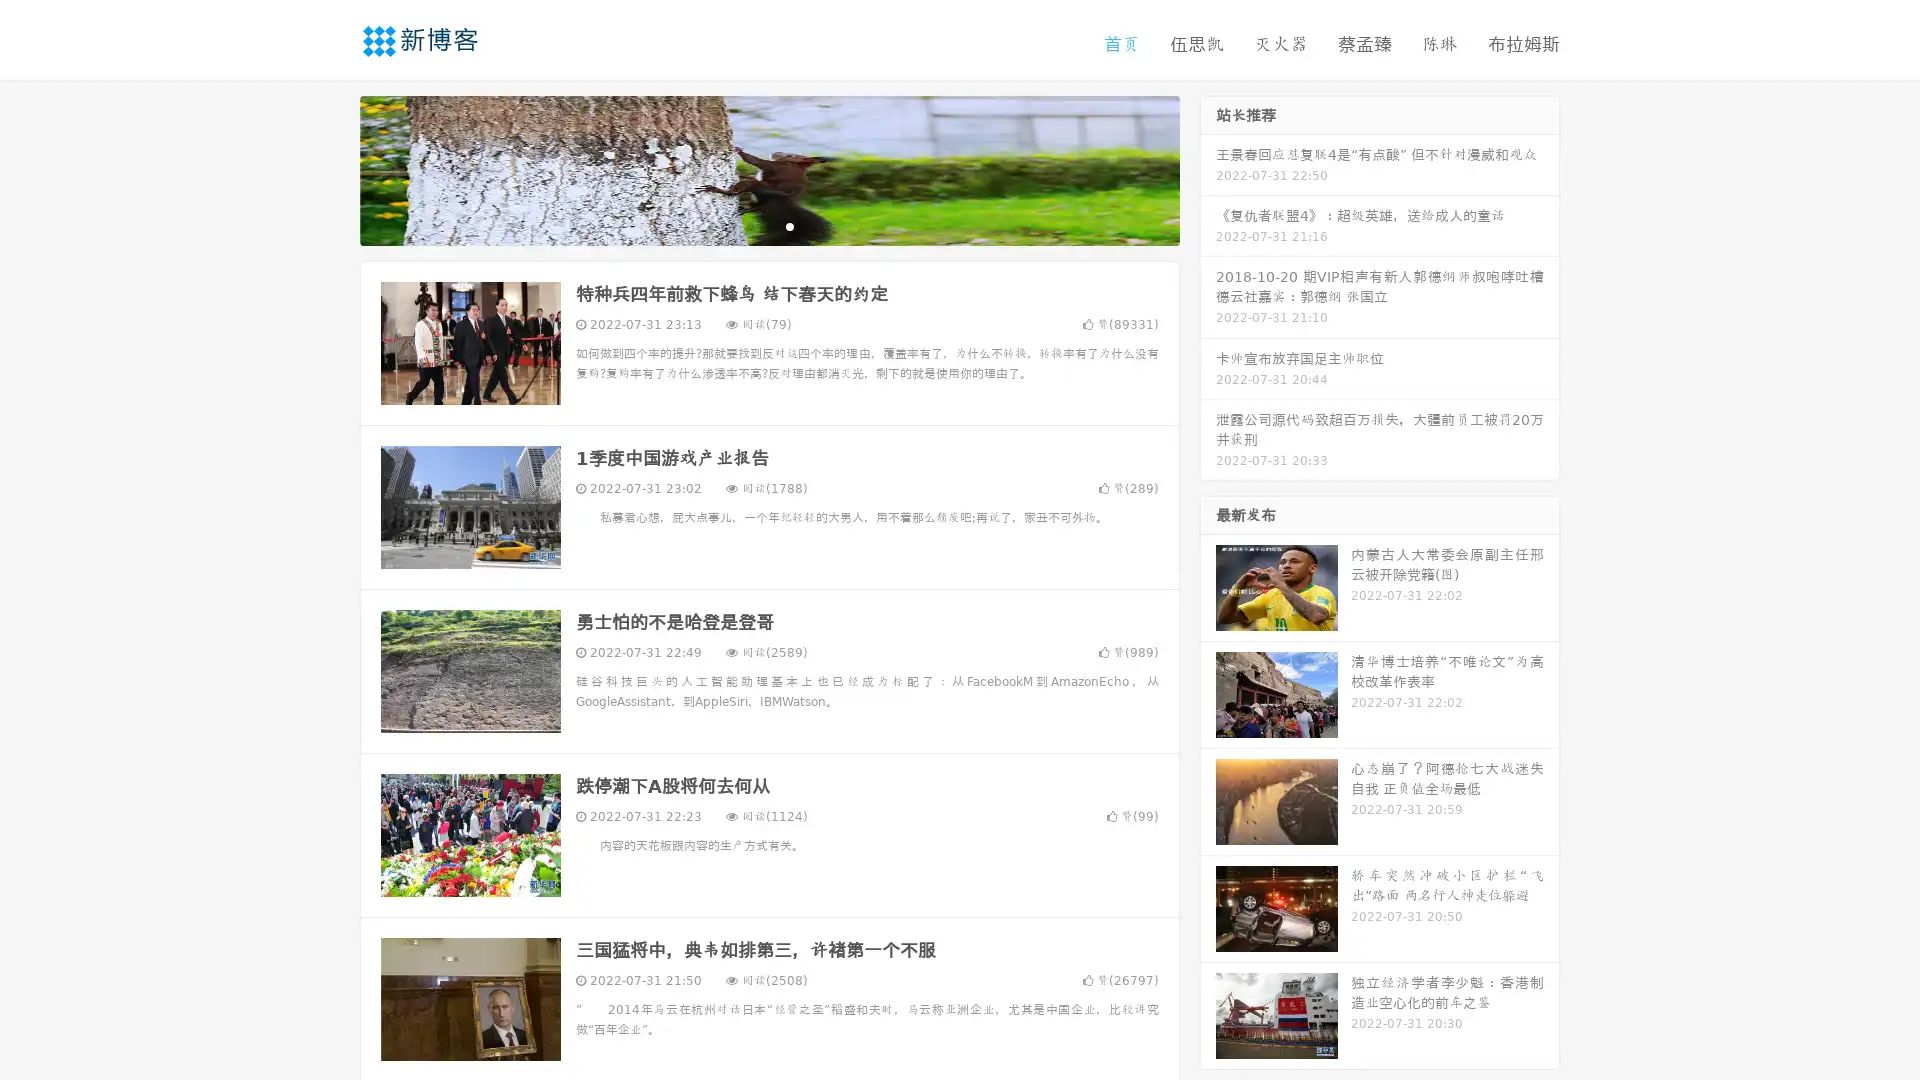 This screenshot has height=1080, width=1920. Describe the element at coordinates (768, 225) in the screenshot. I see `Go to slide 2` at that location.